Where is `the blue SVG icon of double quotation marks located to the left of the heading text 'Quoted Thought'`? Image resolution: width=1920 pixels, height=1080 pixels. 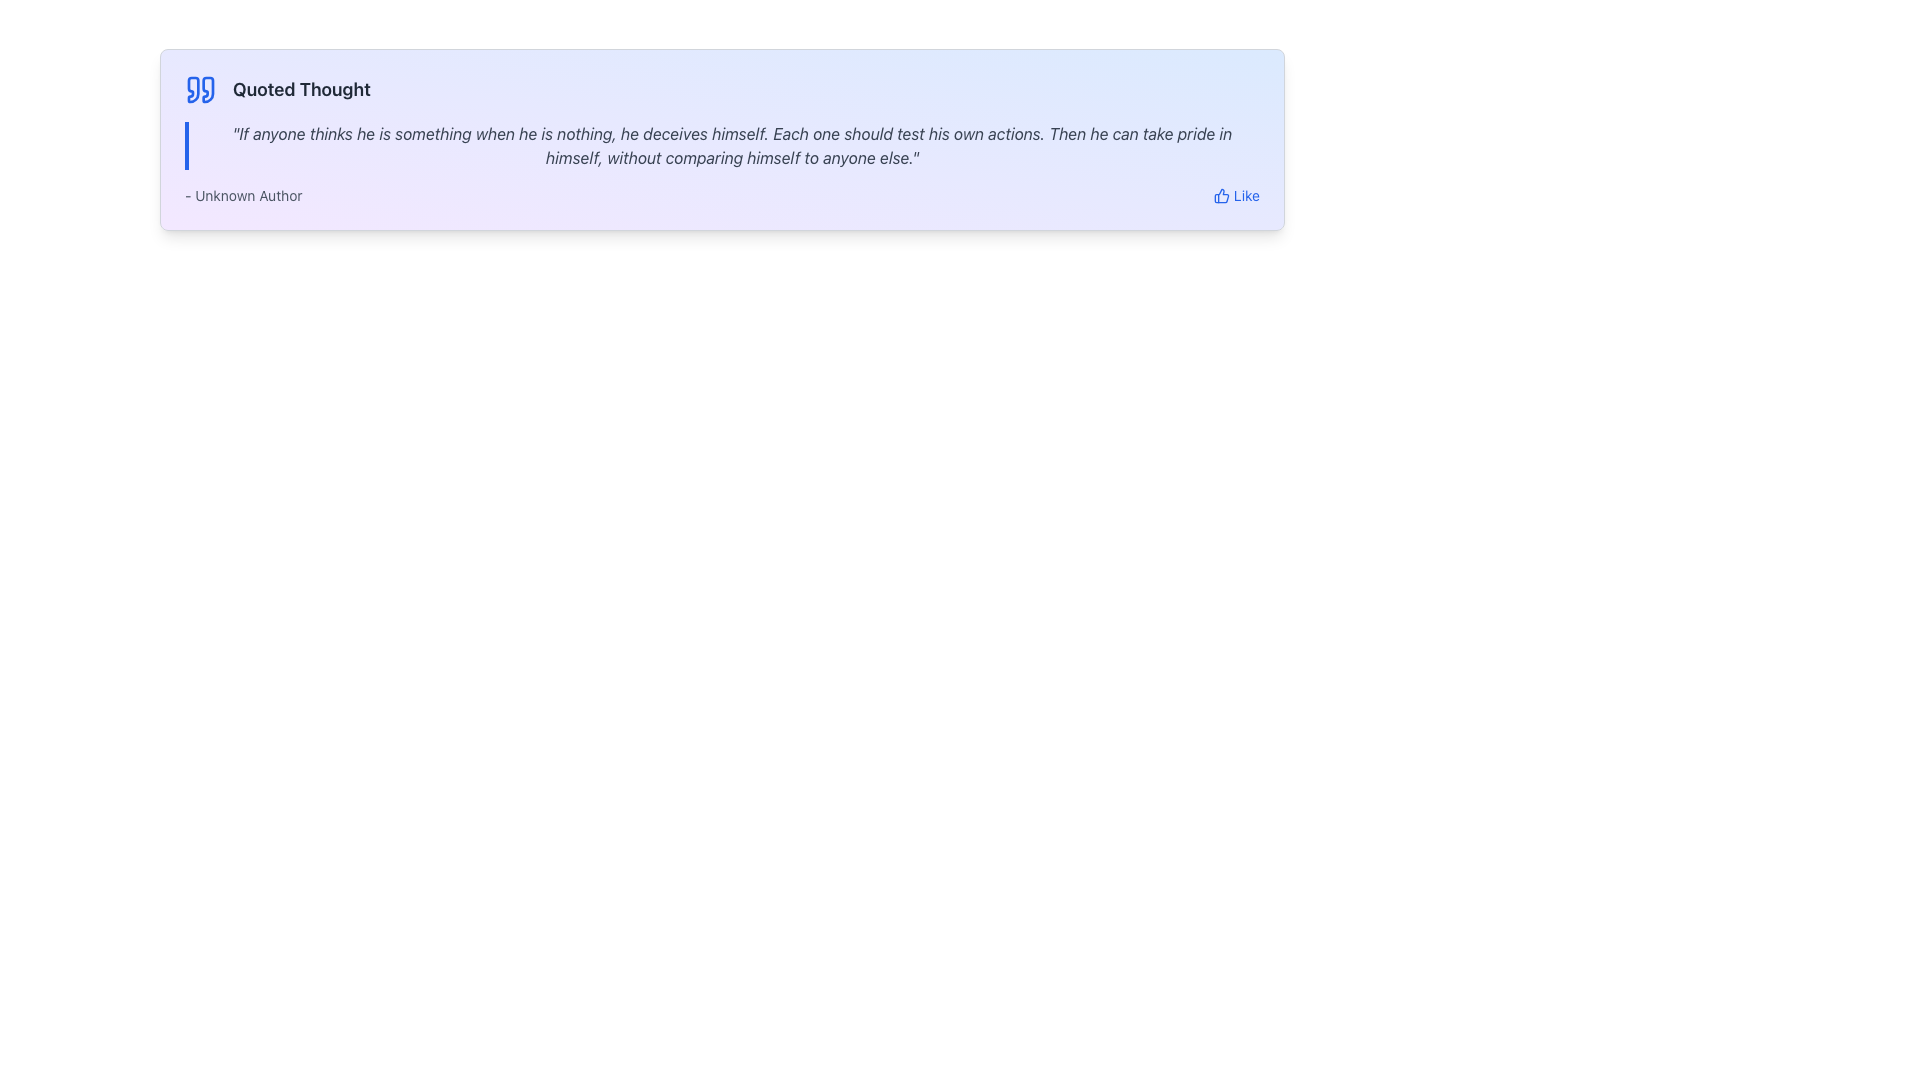
the blue SVG icon of double quotation marks located to the left of the heading text 'Quoted Thought' is located at coordinates (201, 88).